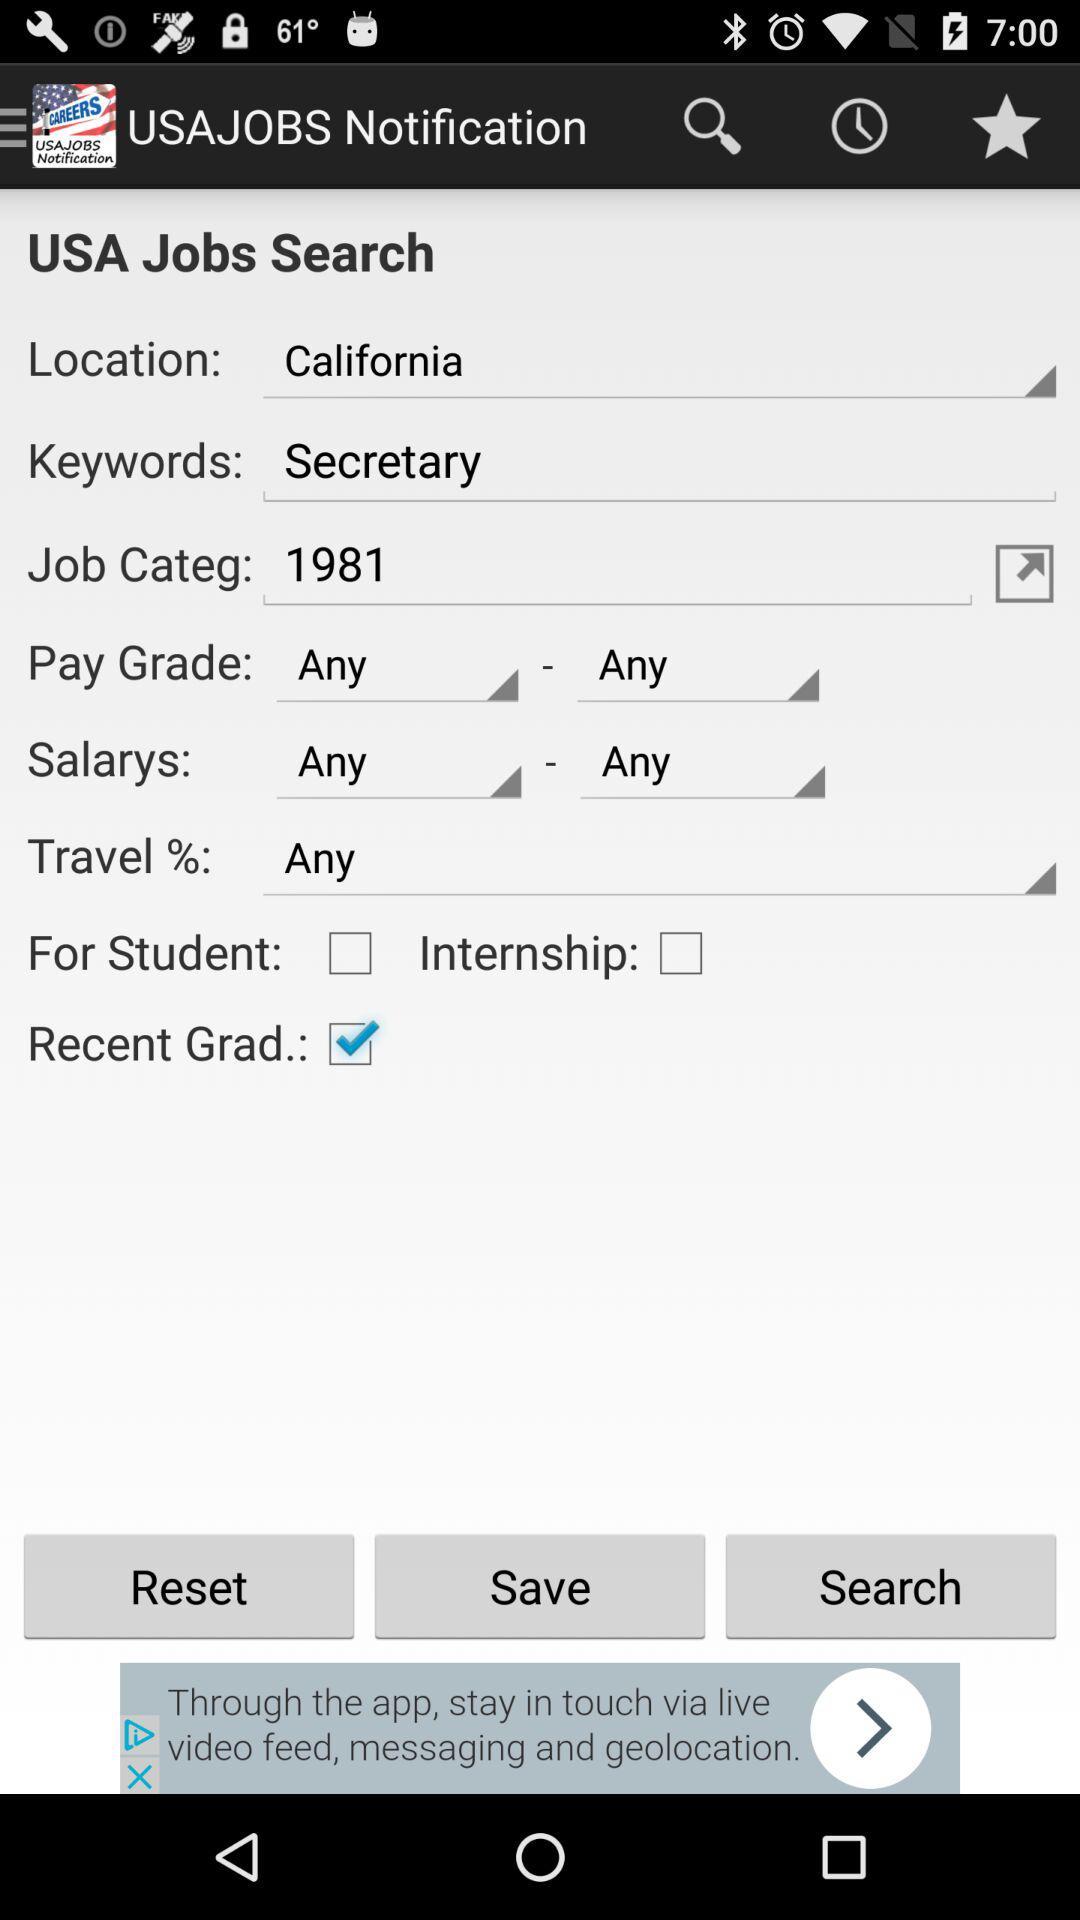 This screenshot has height=1920, width=1080. I want to click on send mail, so click(1024, 572).